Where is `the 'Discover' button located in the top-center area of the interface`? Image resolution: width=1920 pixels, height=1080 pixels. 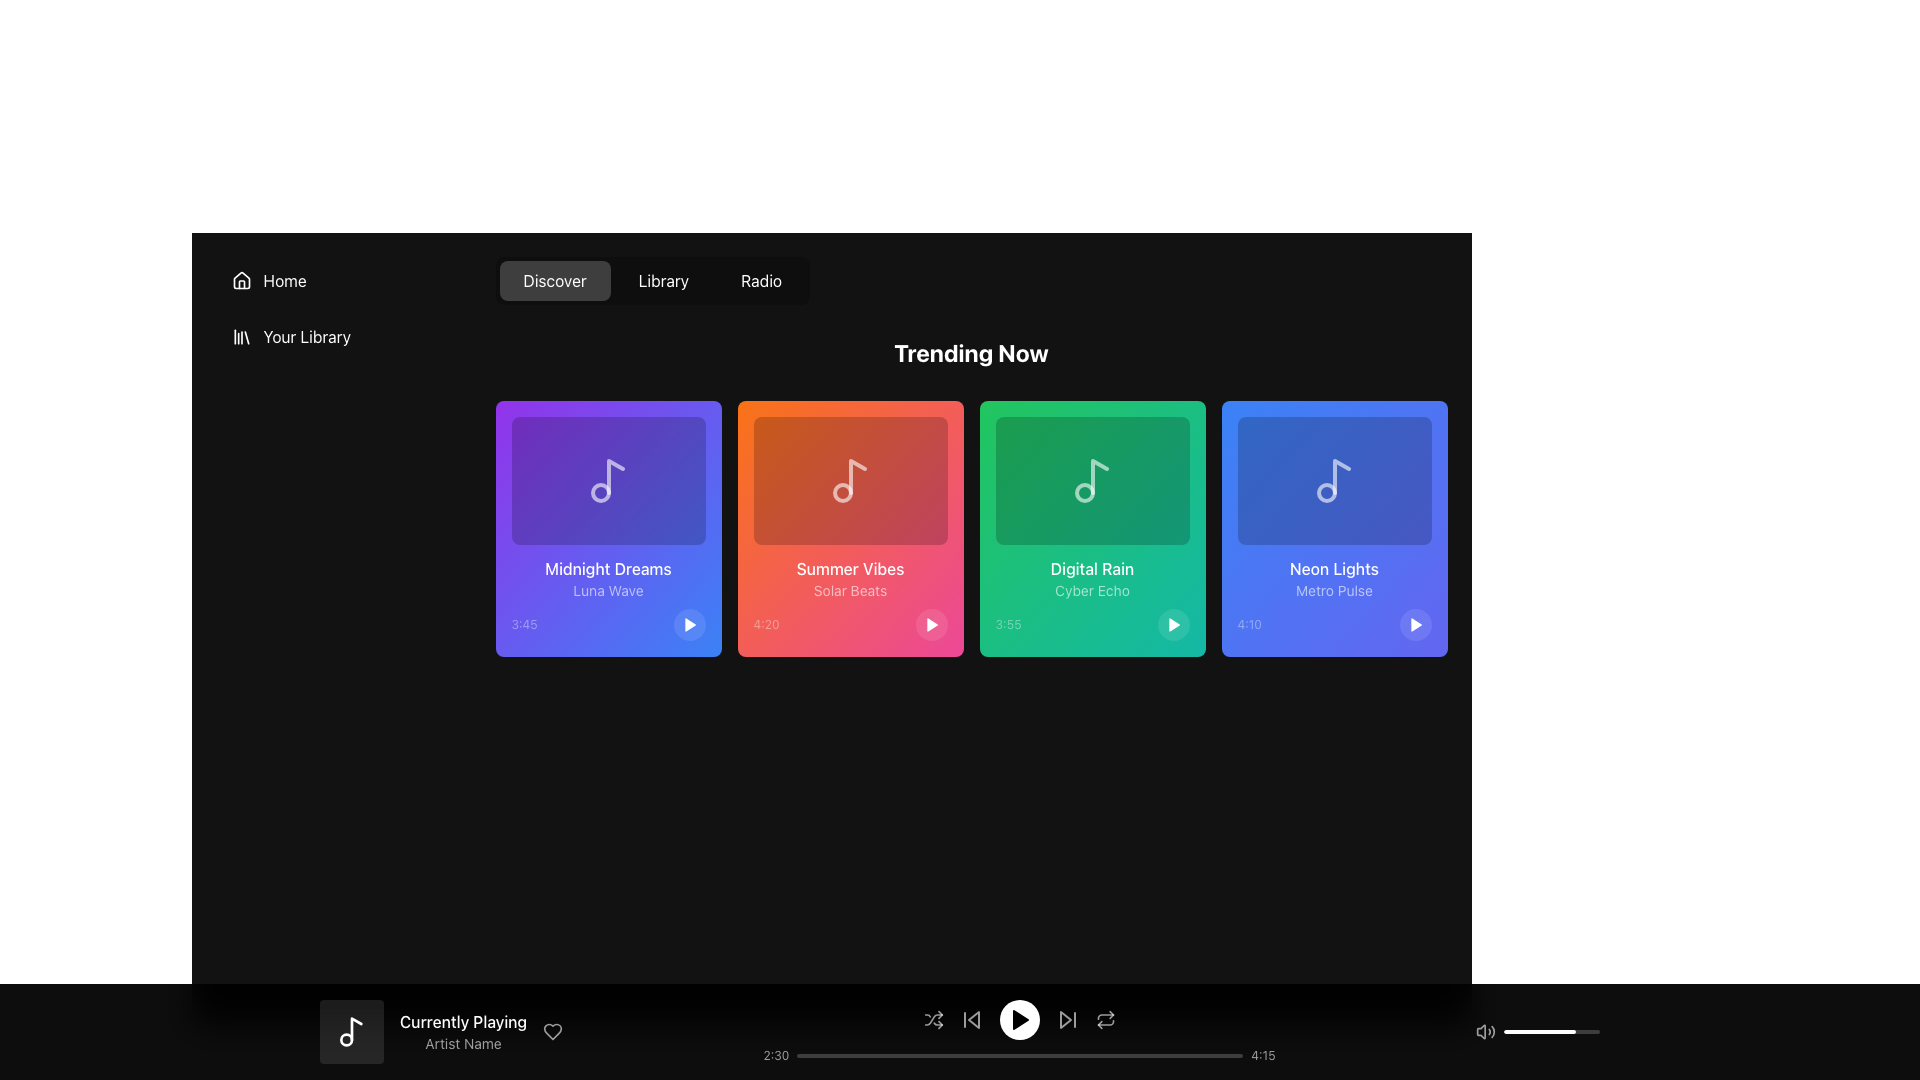 the 'Discover' button located in the top-center area of the interface is located at coordinates (555, 281).